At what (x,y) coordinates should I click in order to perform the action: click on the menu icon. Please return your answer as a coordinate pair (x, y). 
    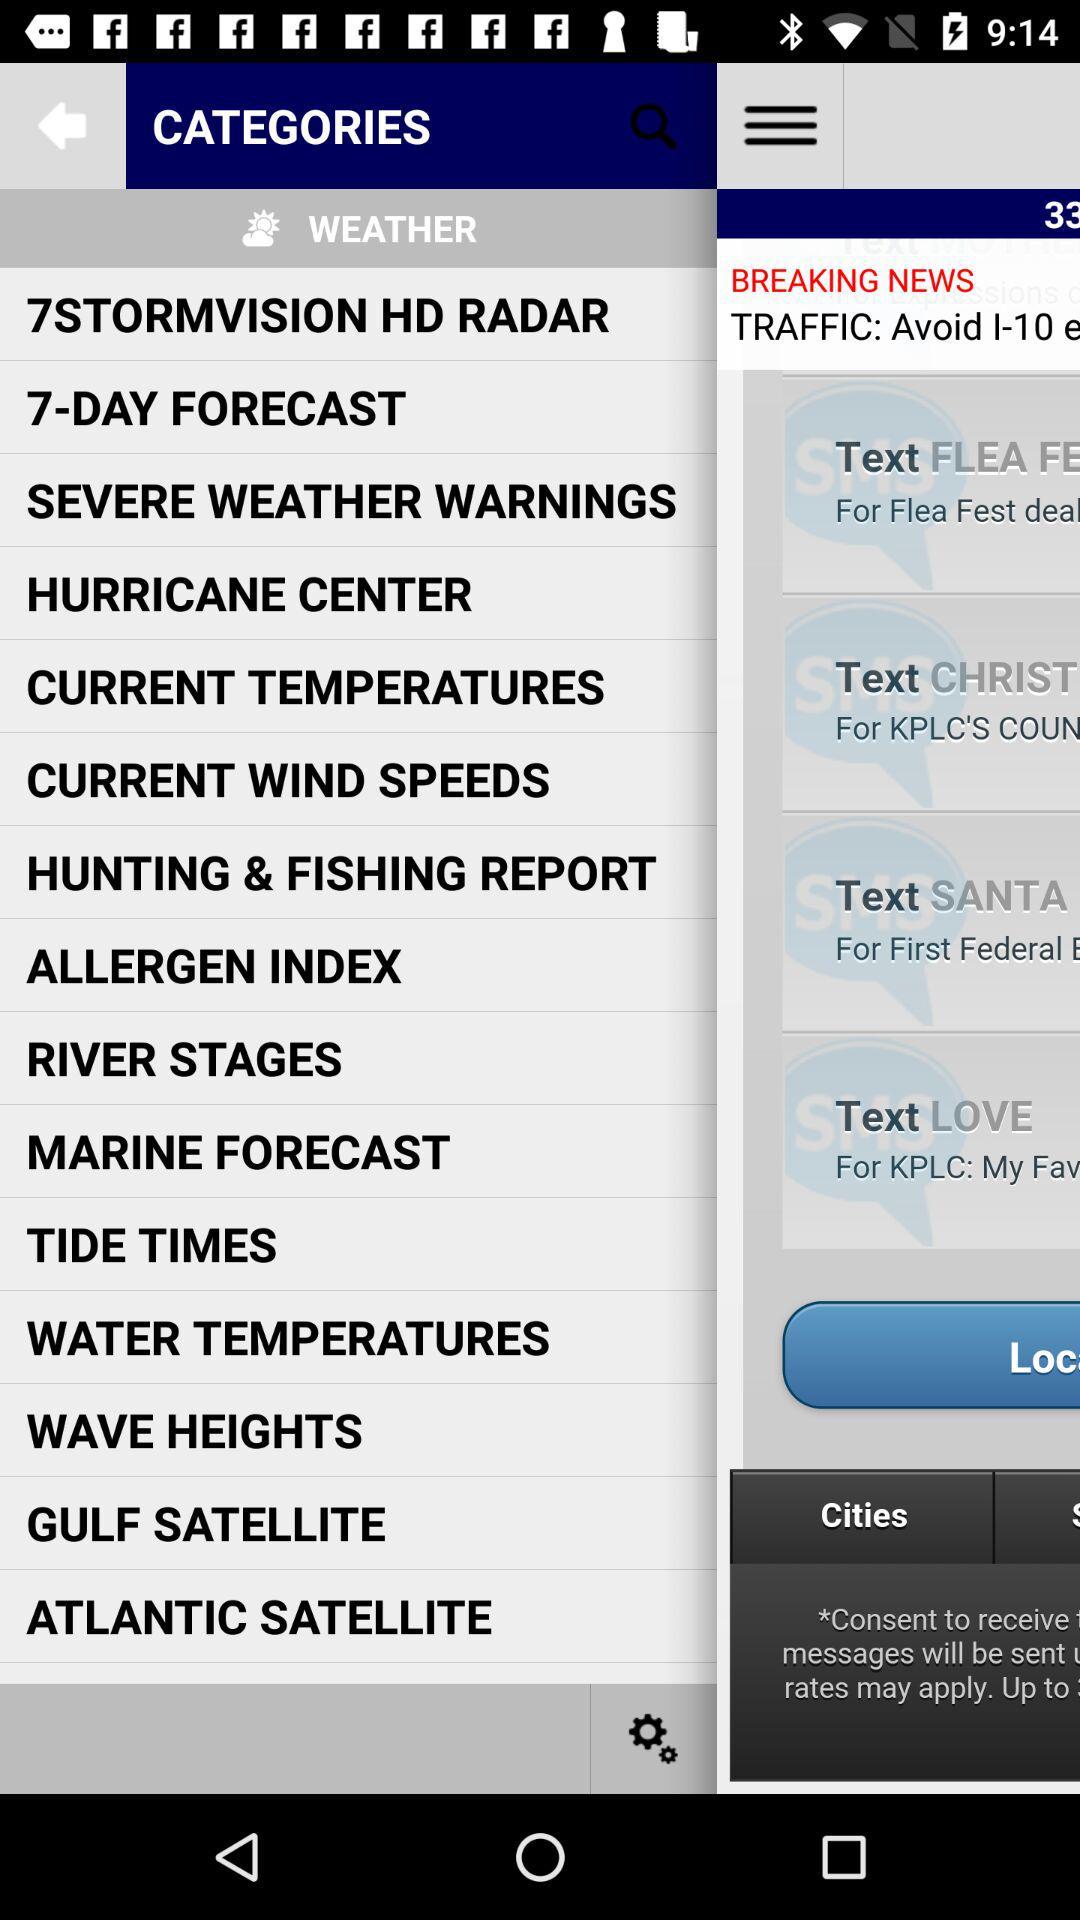
    Looking at the image, I should click on (778, 124).